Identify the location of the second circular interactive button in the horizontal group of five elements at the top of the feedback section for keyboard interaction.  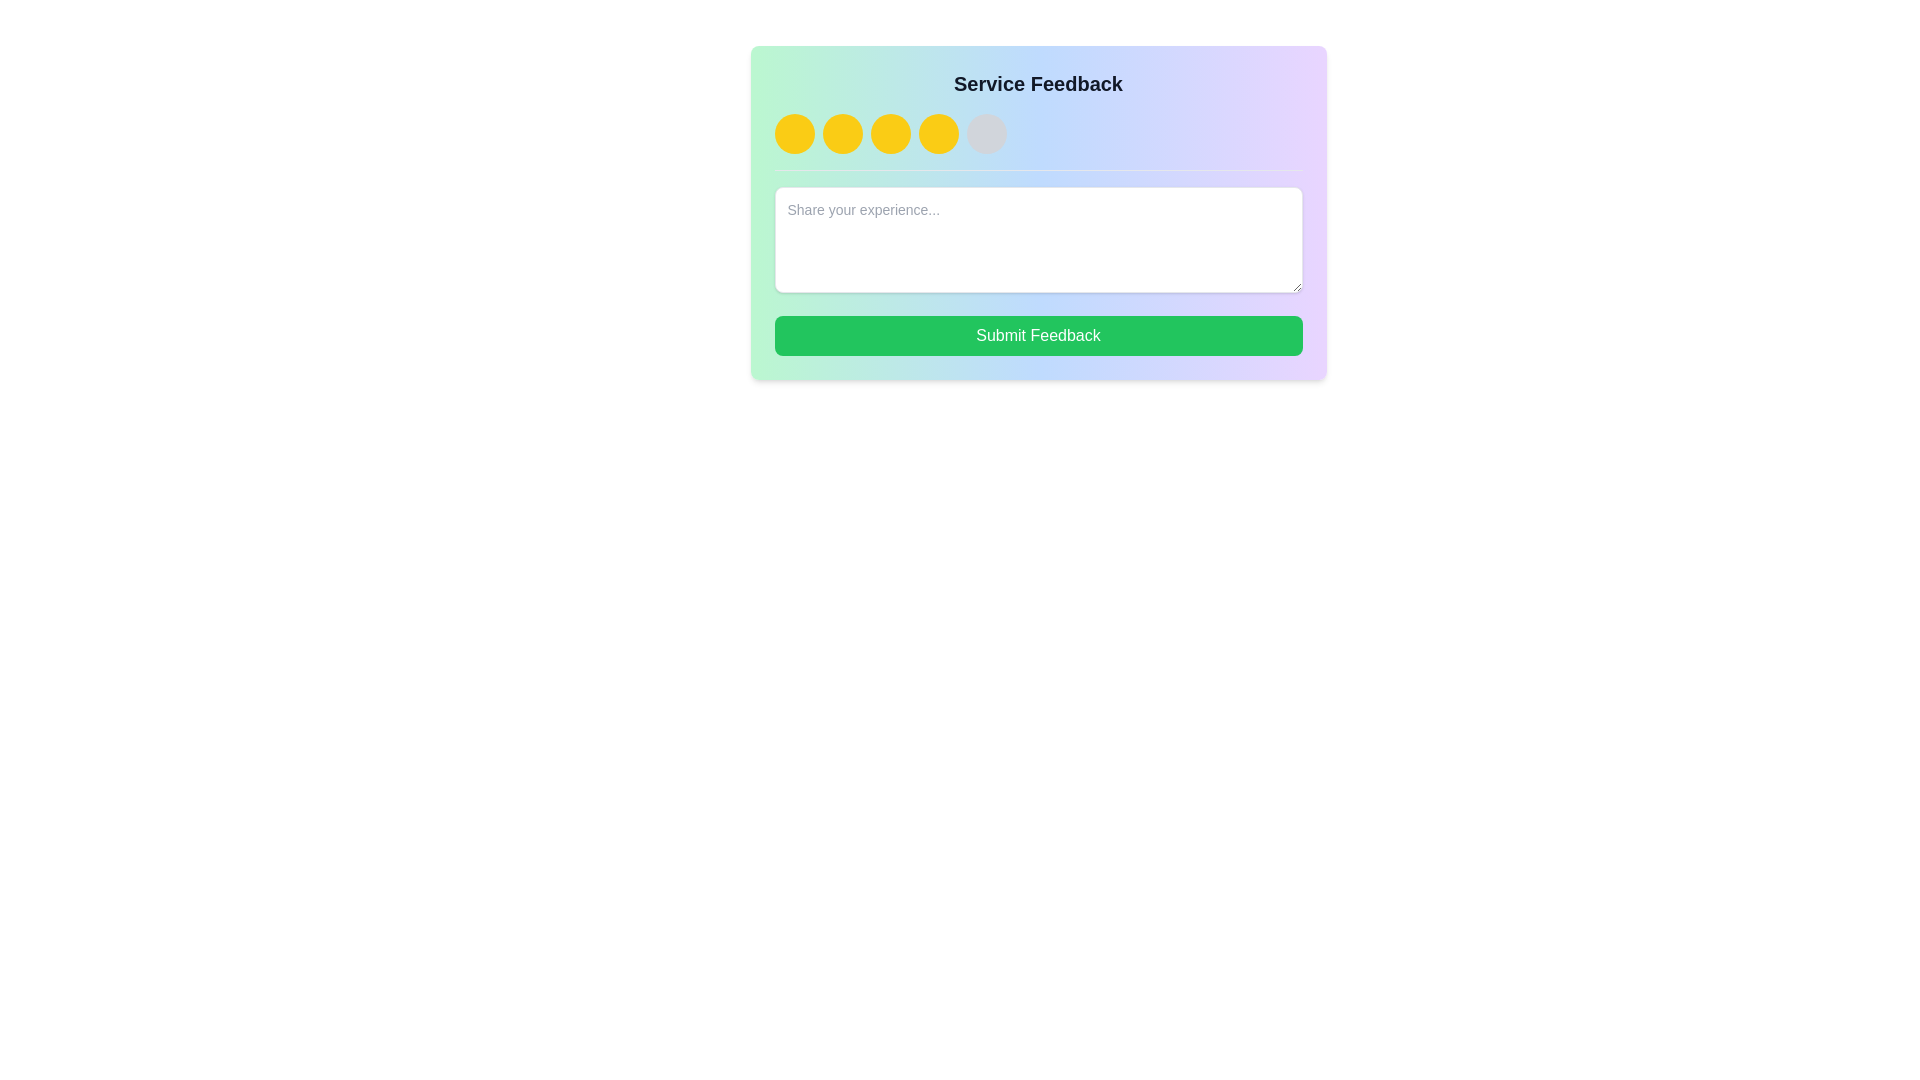
(842, 134).